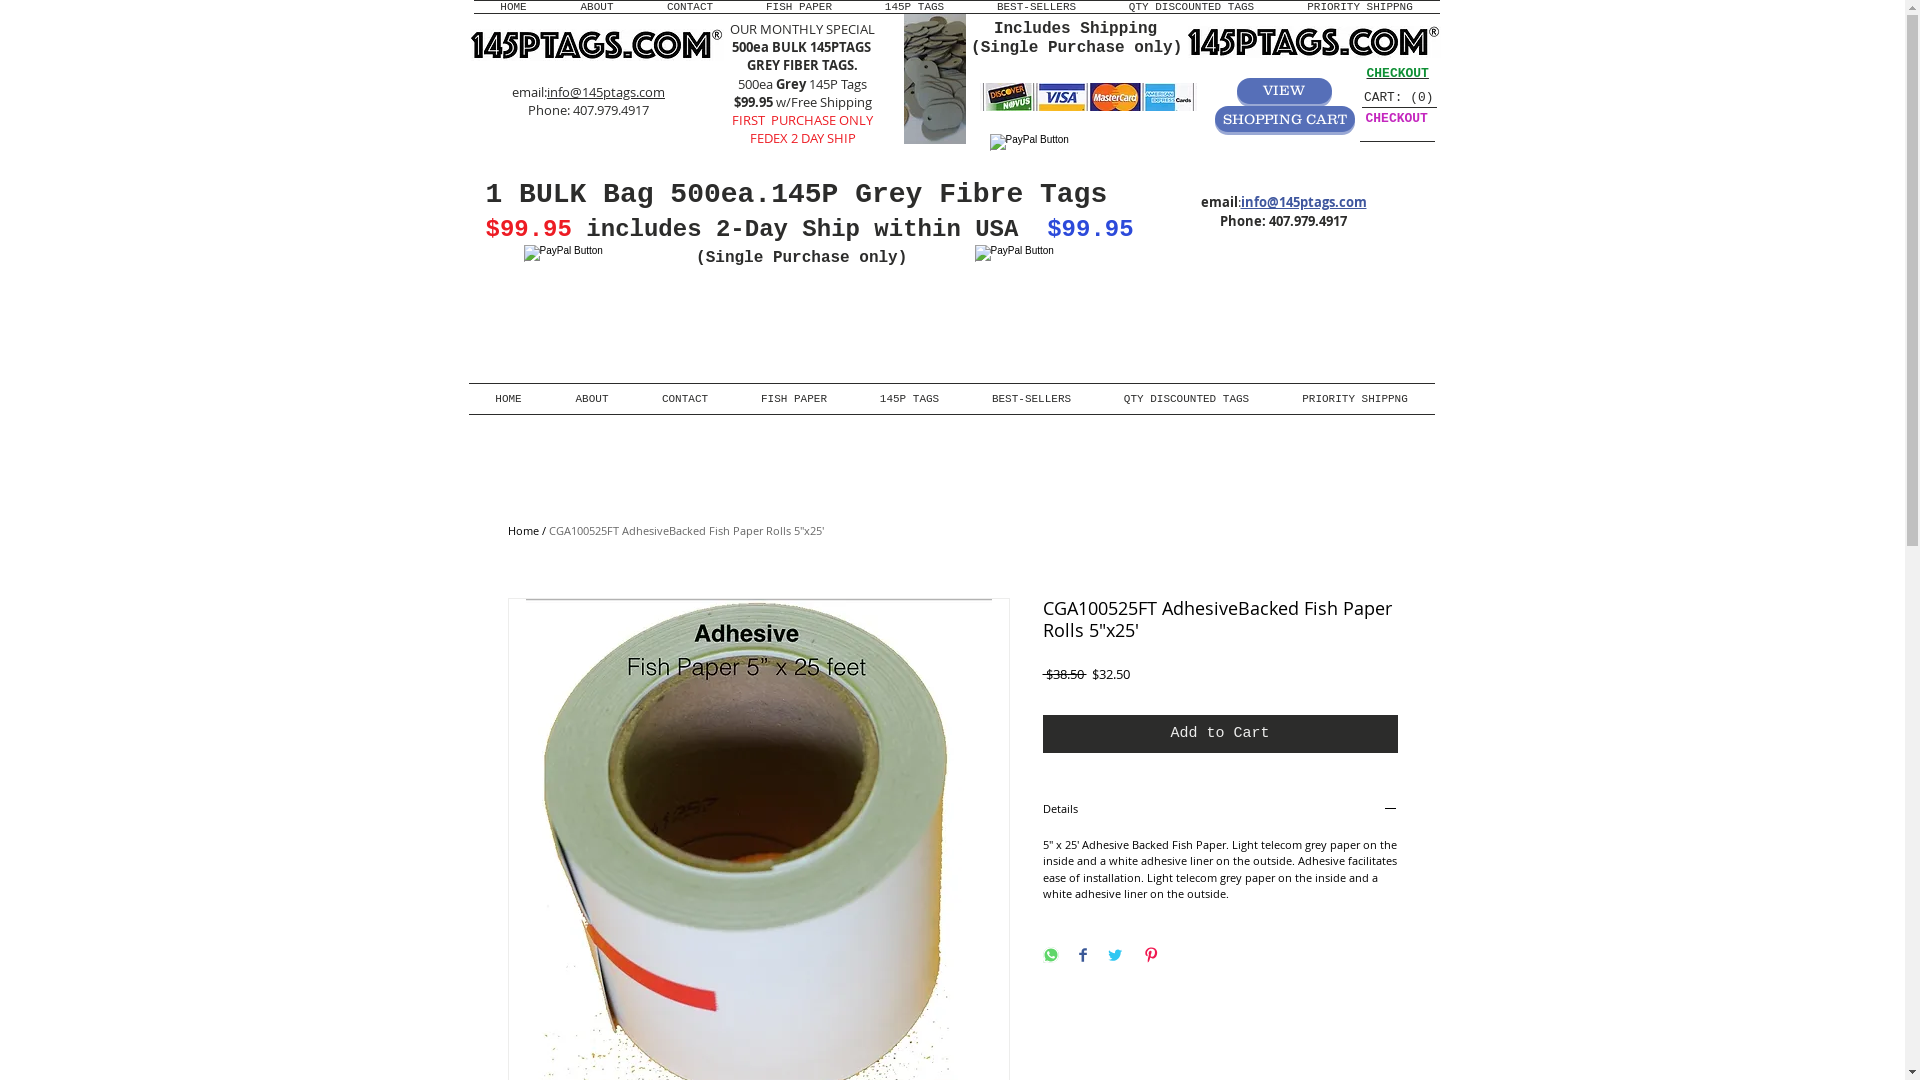 The height and width of the screenshot is (1080, 1920). I want to click on 'ABOUT', so click(590, 398).